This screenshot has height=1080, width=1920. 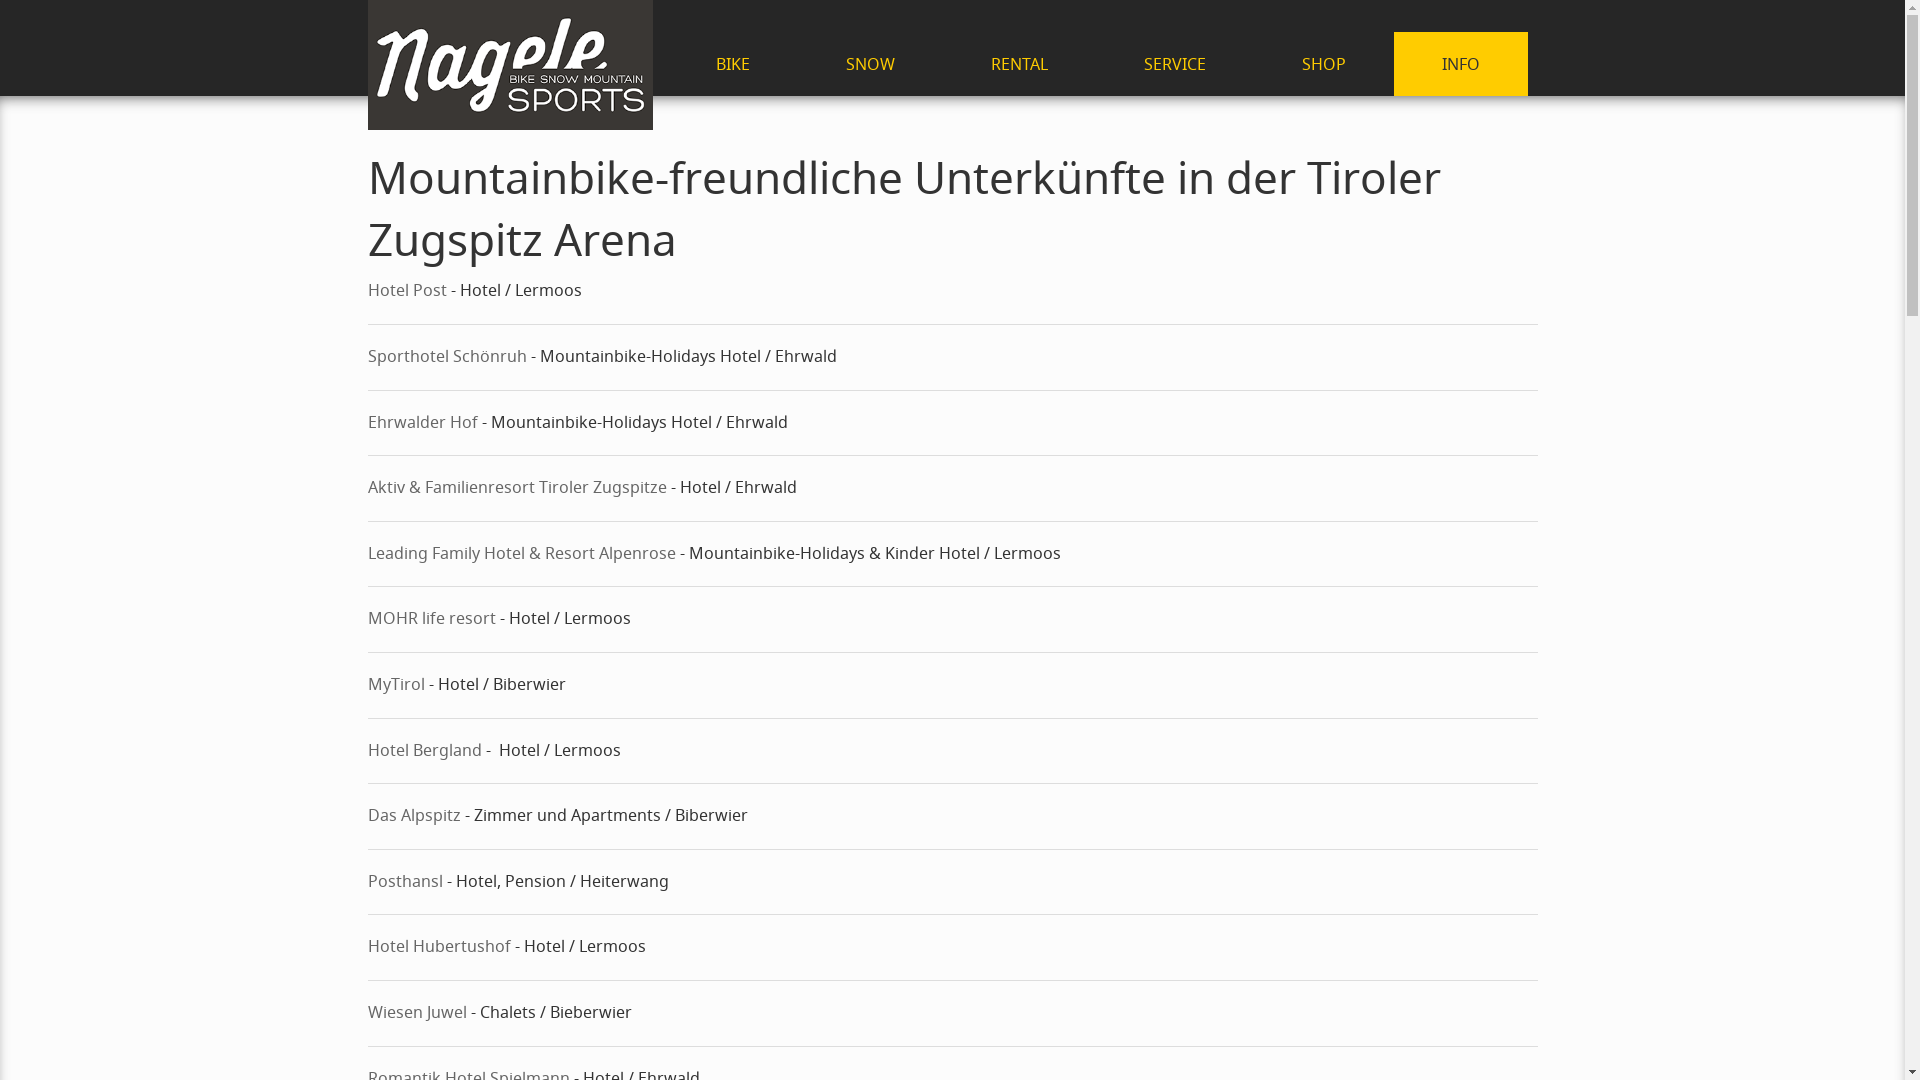 What do you see at coordinates (1094, 63) in the screenshot?
I see `'SERVICE'` at bounding box center [1094, 63].